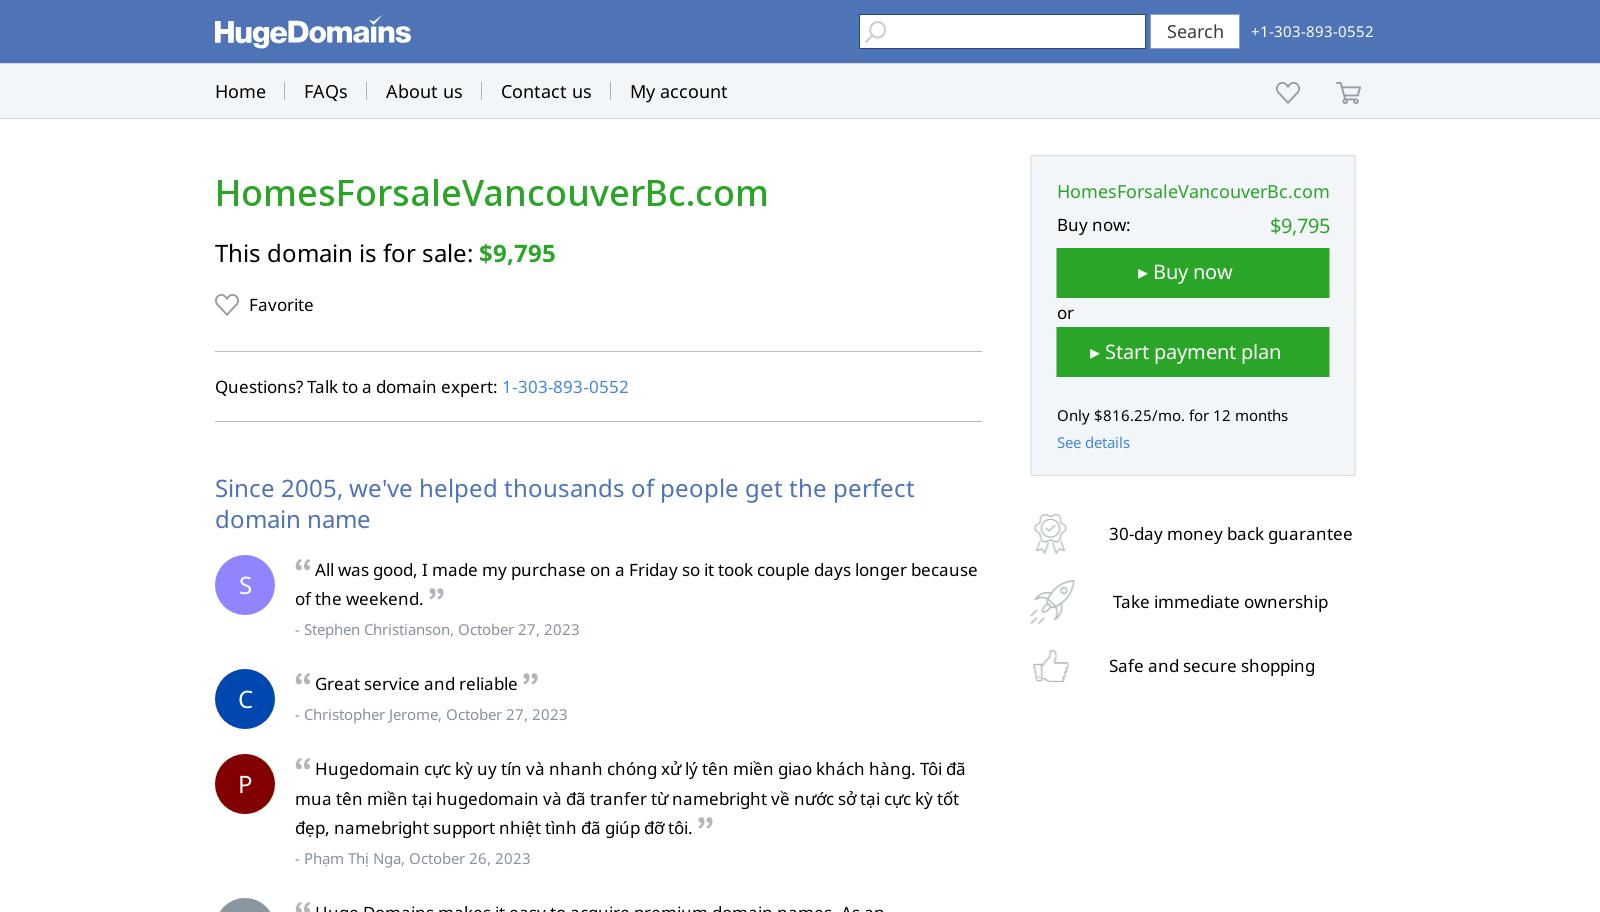  I want to click on 'C', so click(244, 697).